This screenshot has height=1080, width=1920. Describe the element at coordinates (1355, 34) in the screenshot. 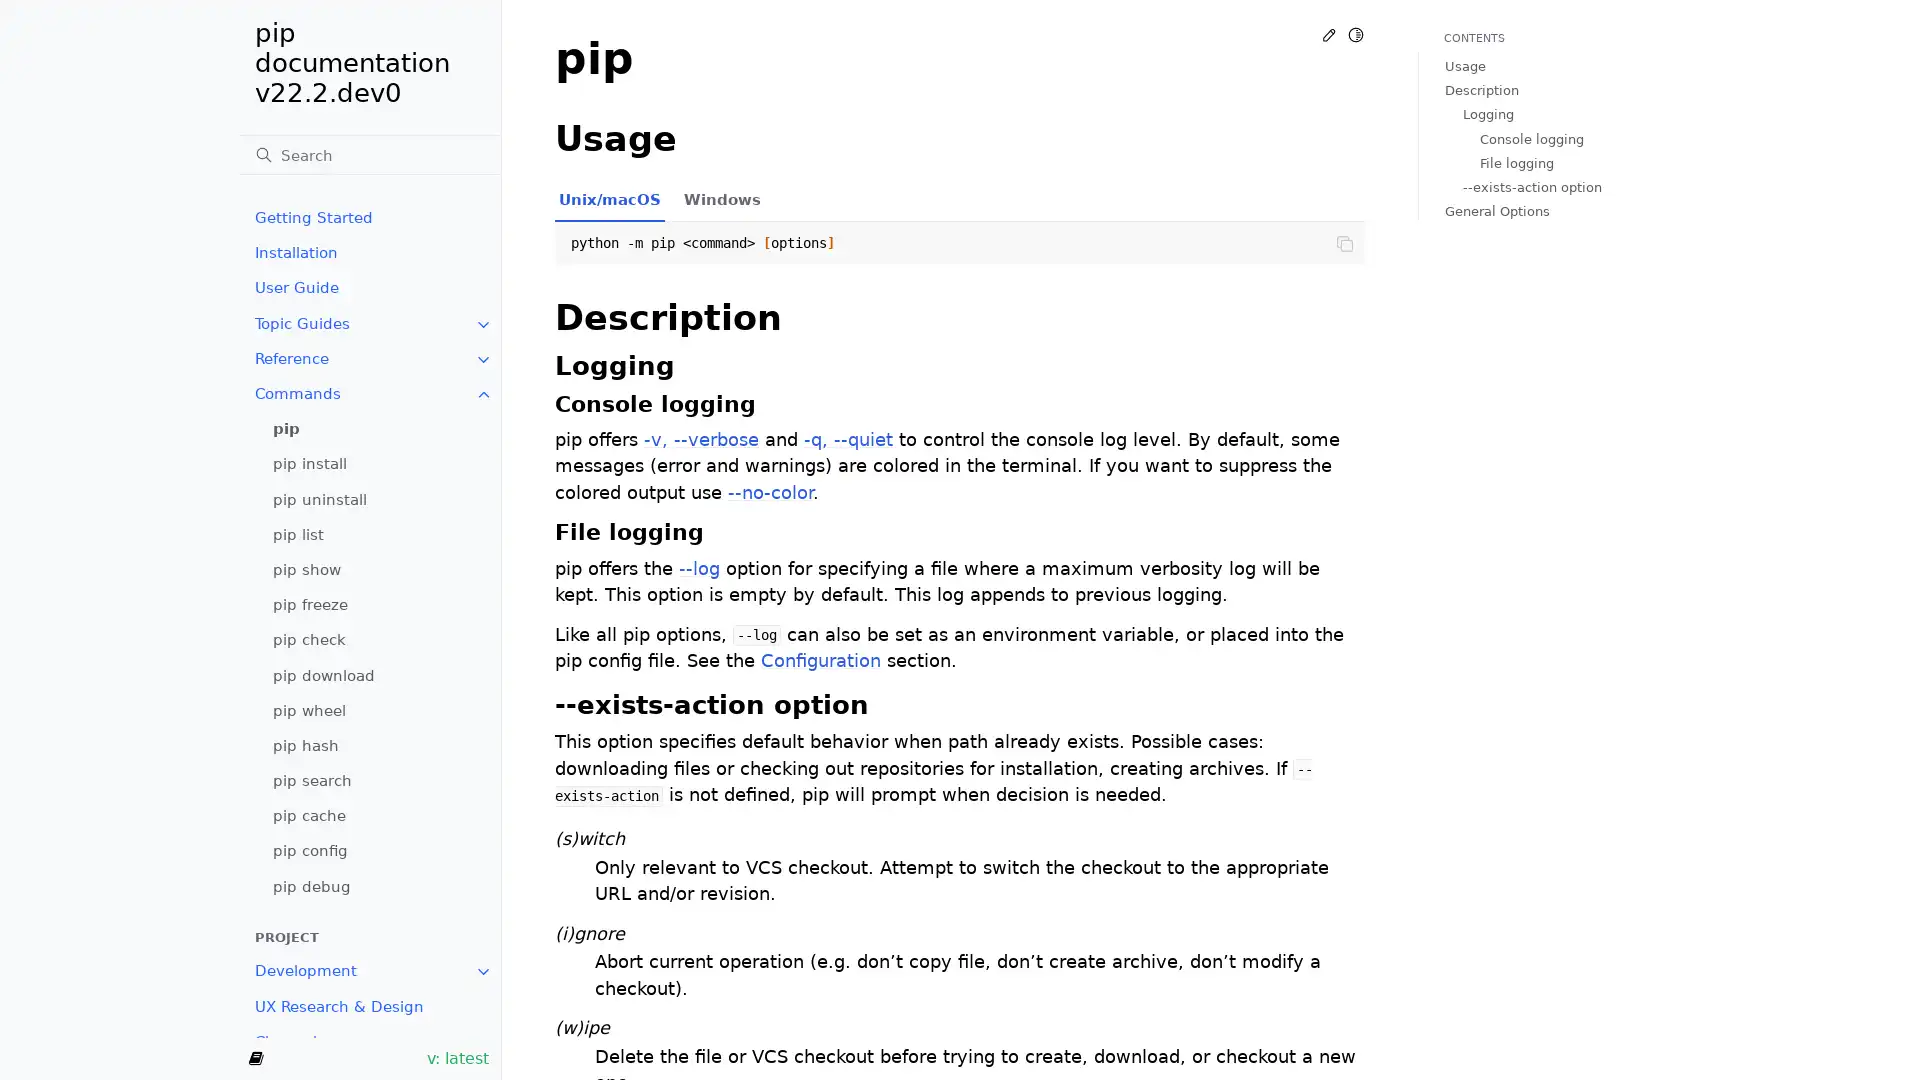

I see `Toggle Light / Dark / Auto color theme` at that location.